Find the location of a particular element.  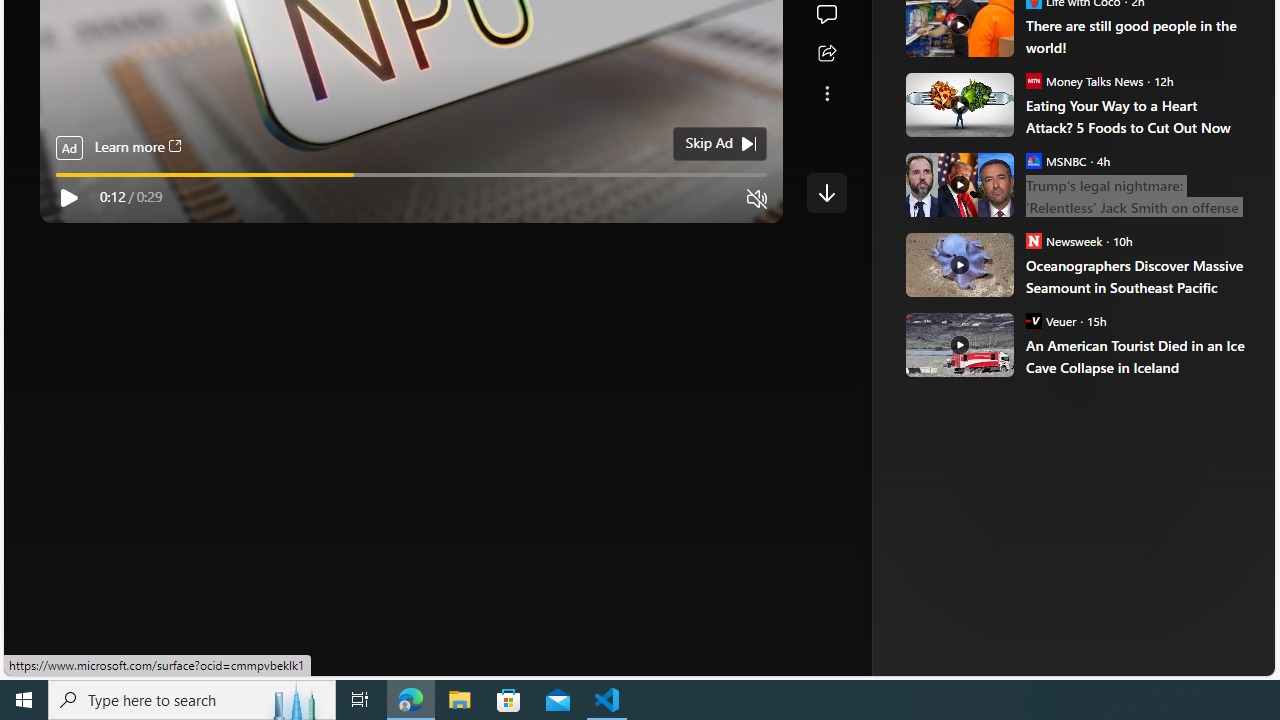

'Money Talks News' is located at coordinates (1033, 79).